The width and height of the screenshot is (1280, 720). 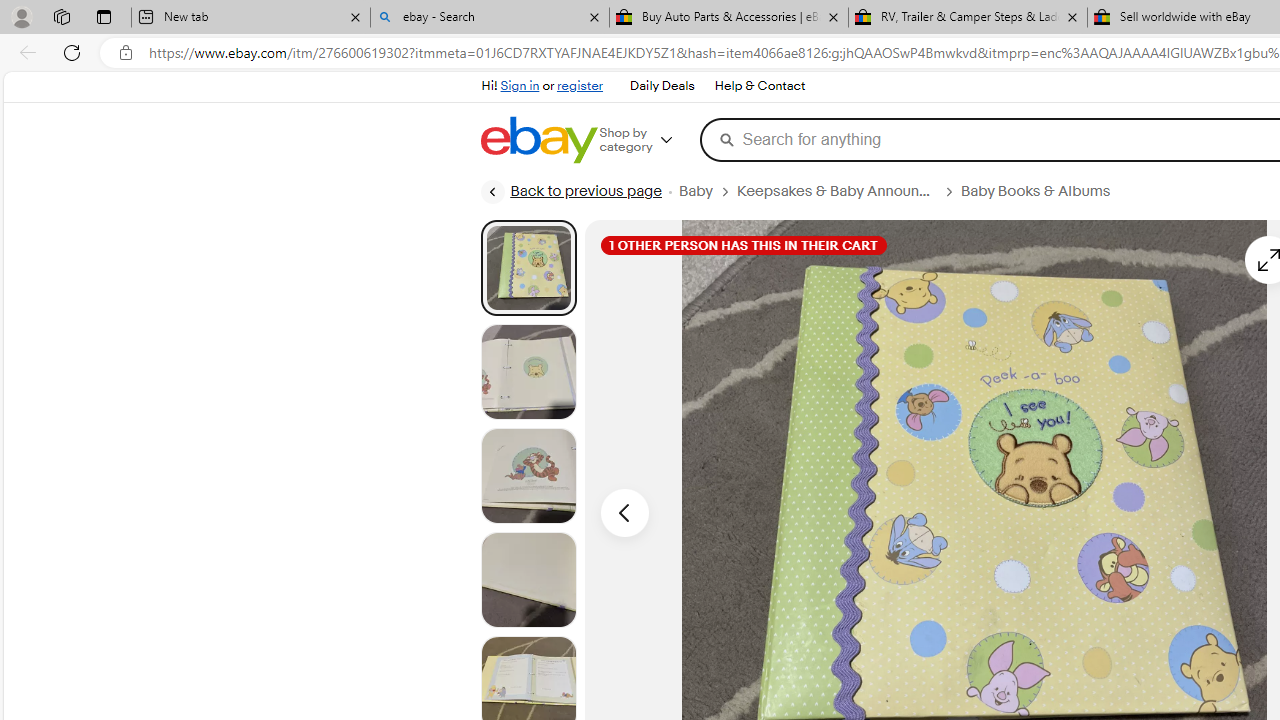 I want to click on 'Sign in', so click(x=520, y=85).